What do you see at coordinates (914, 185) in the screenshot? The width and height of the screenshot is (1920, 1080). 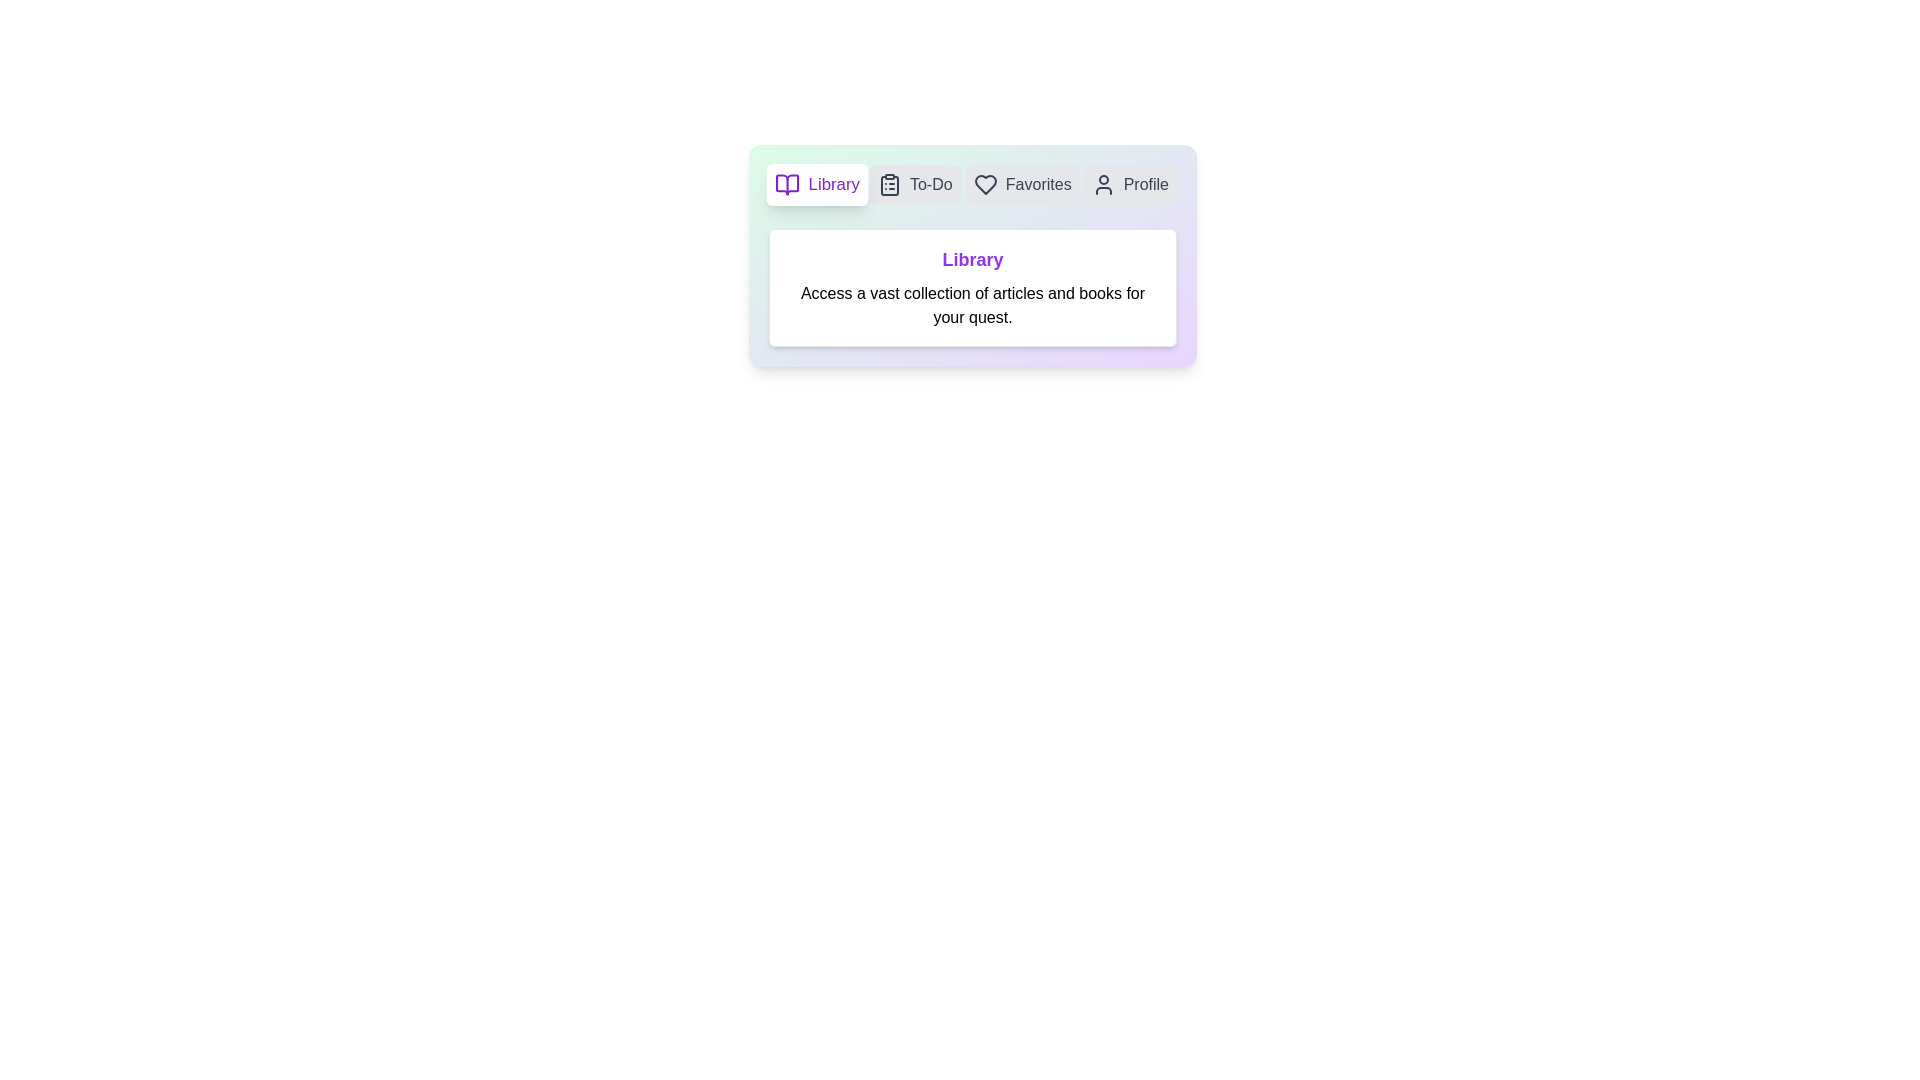 I see `the tab labeled To-Do to preview its interactive state` at bounding box center [914, 185].